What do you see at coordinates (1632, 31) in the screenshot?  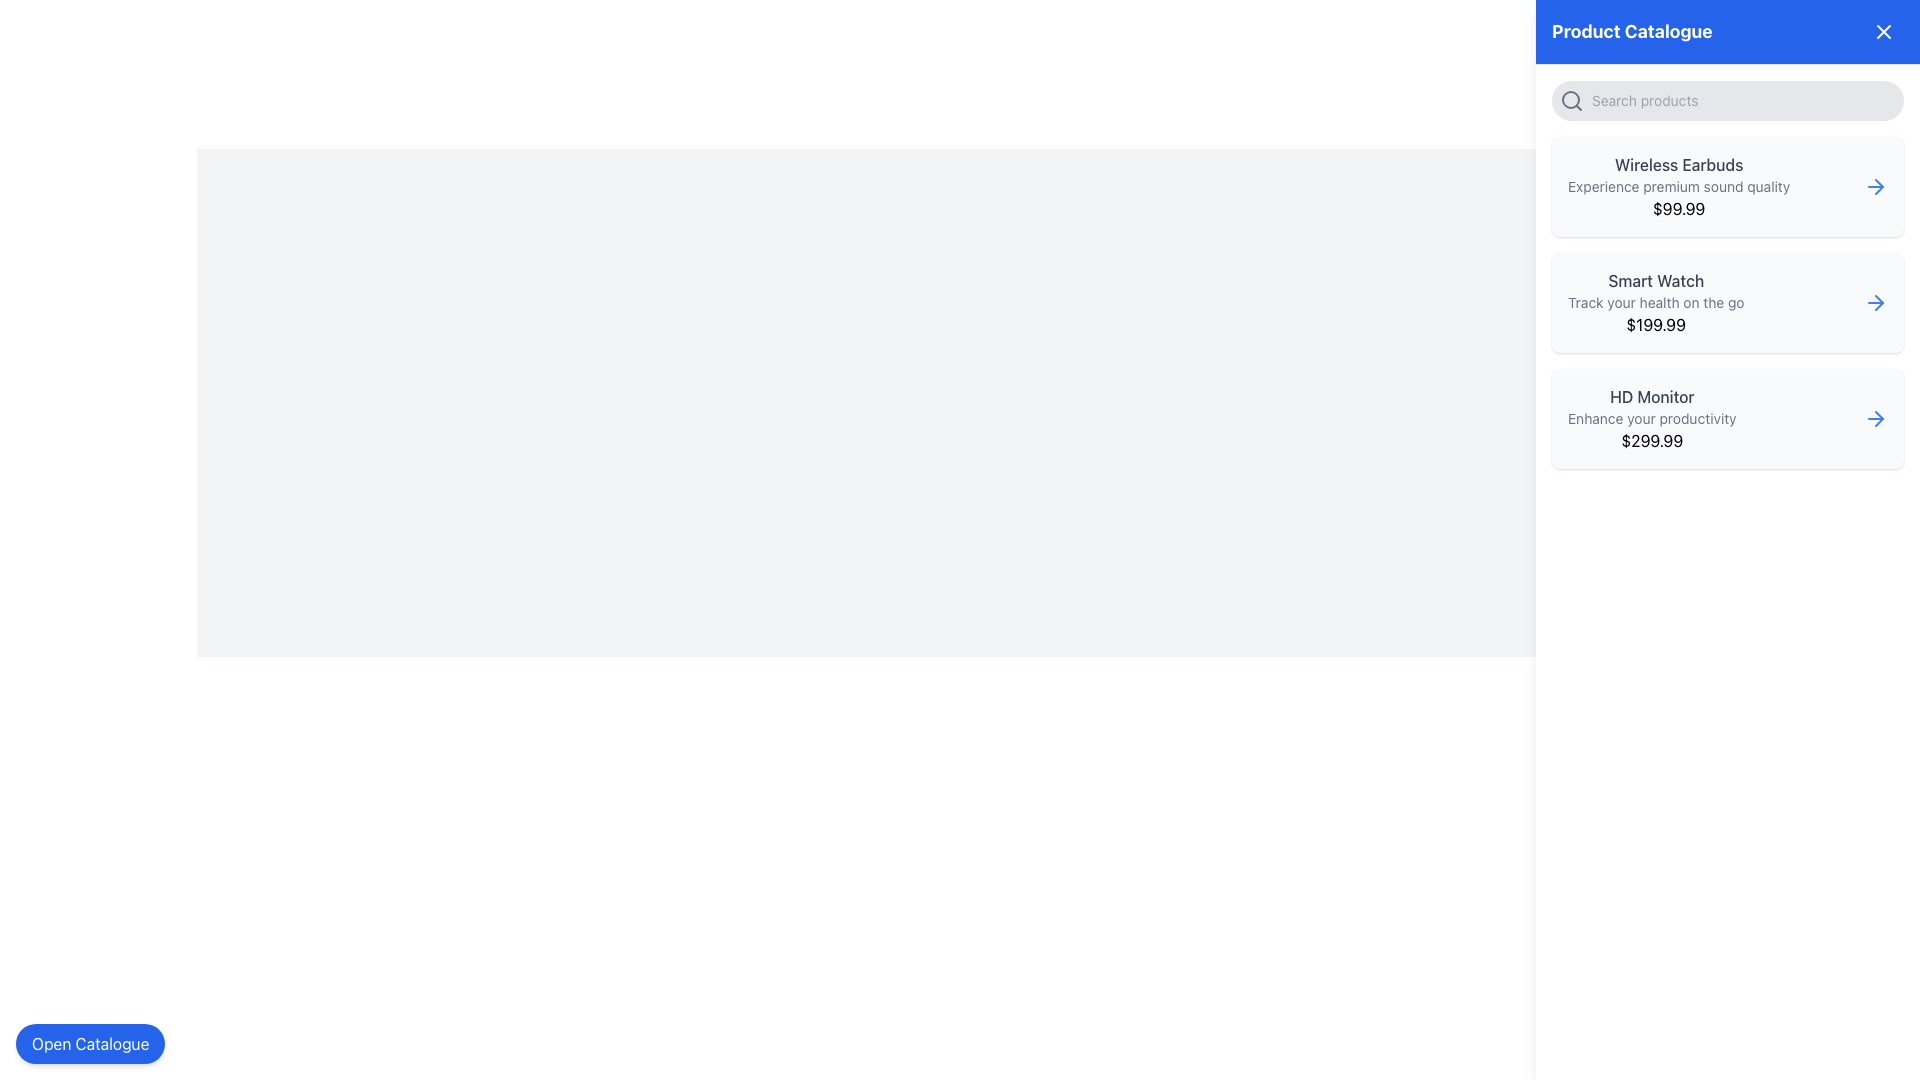 I see `the prominently styled text header that reads 'Product Catalogue', which is bold and white on a blue background, located at the left side of the header section in the right-side panel` at bounding box center [1632, 31].